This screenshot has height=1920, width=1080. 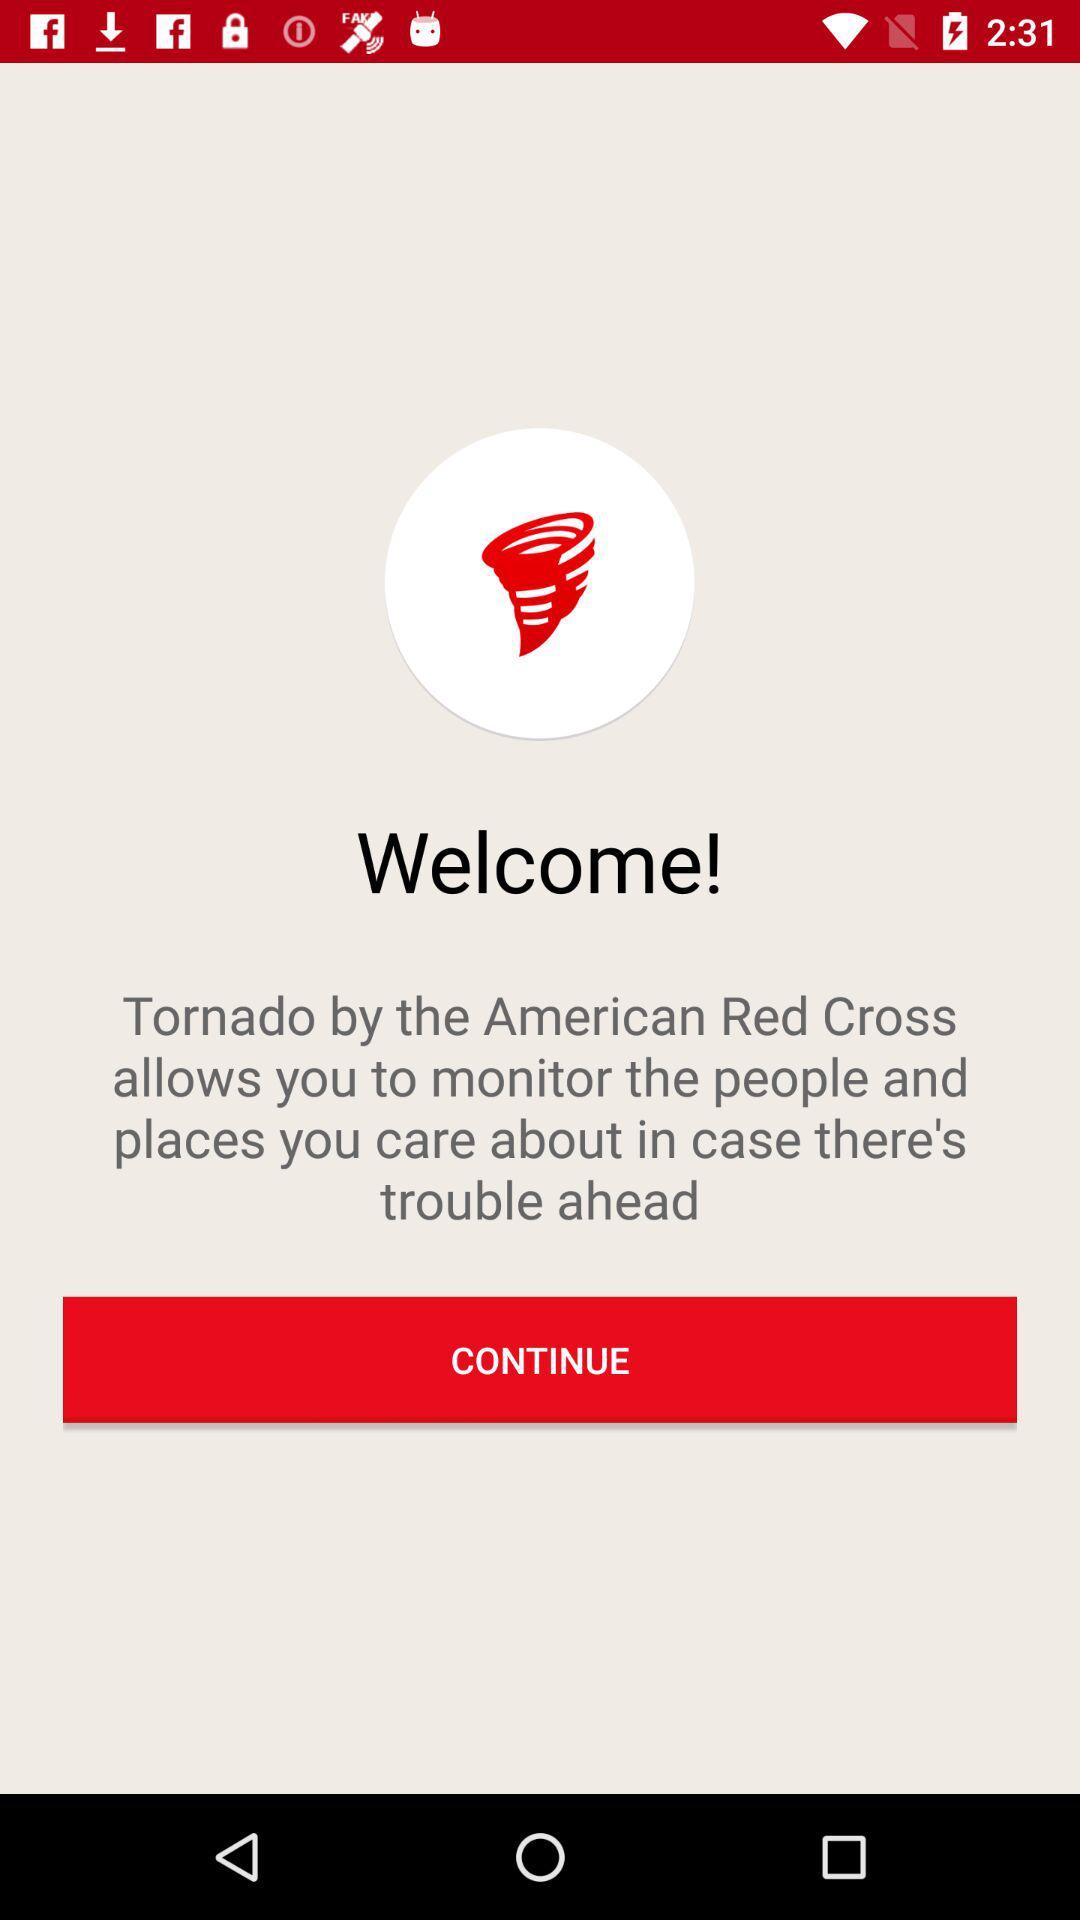 I want to click on the continue button, so click(x=540, y=1359).